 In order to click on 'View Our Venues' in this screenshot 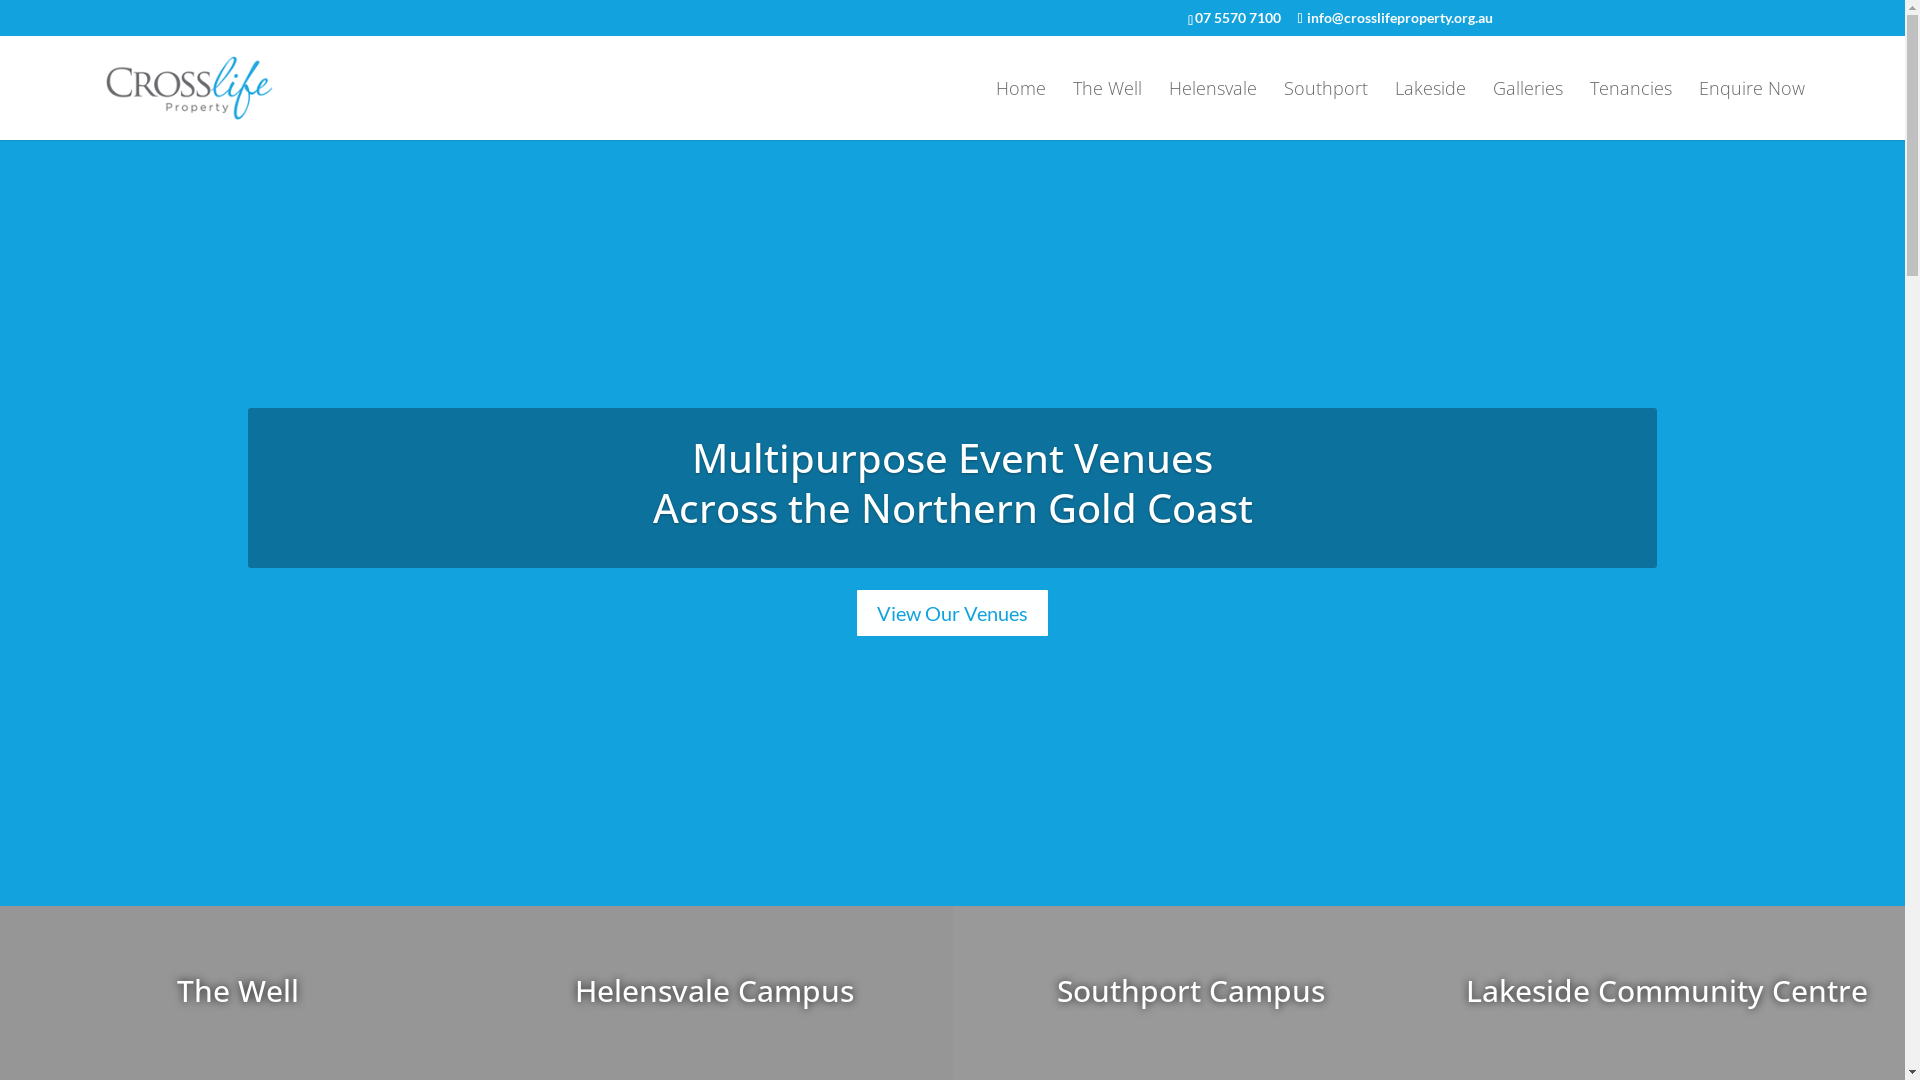, I will do `click(951, 612)`.